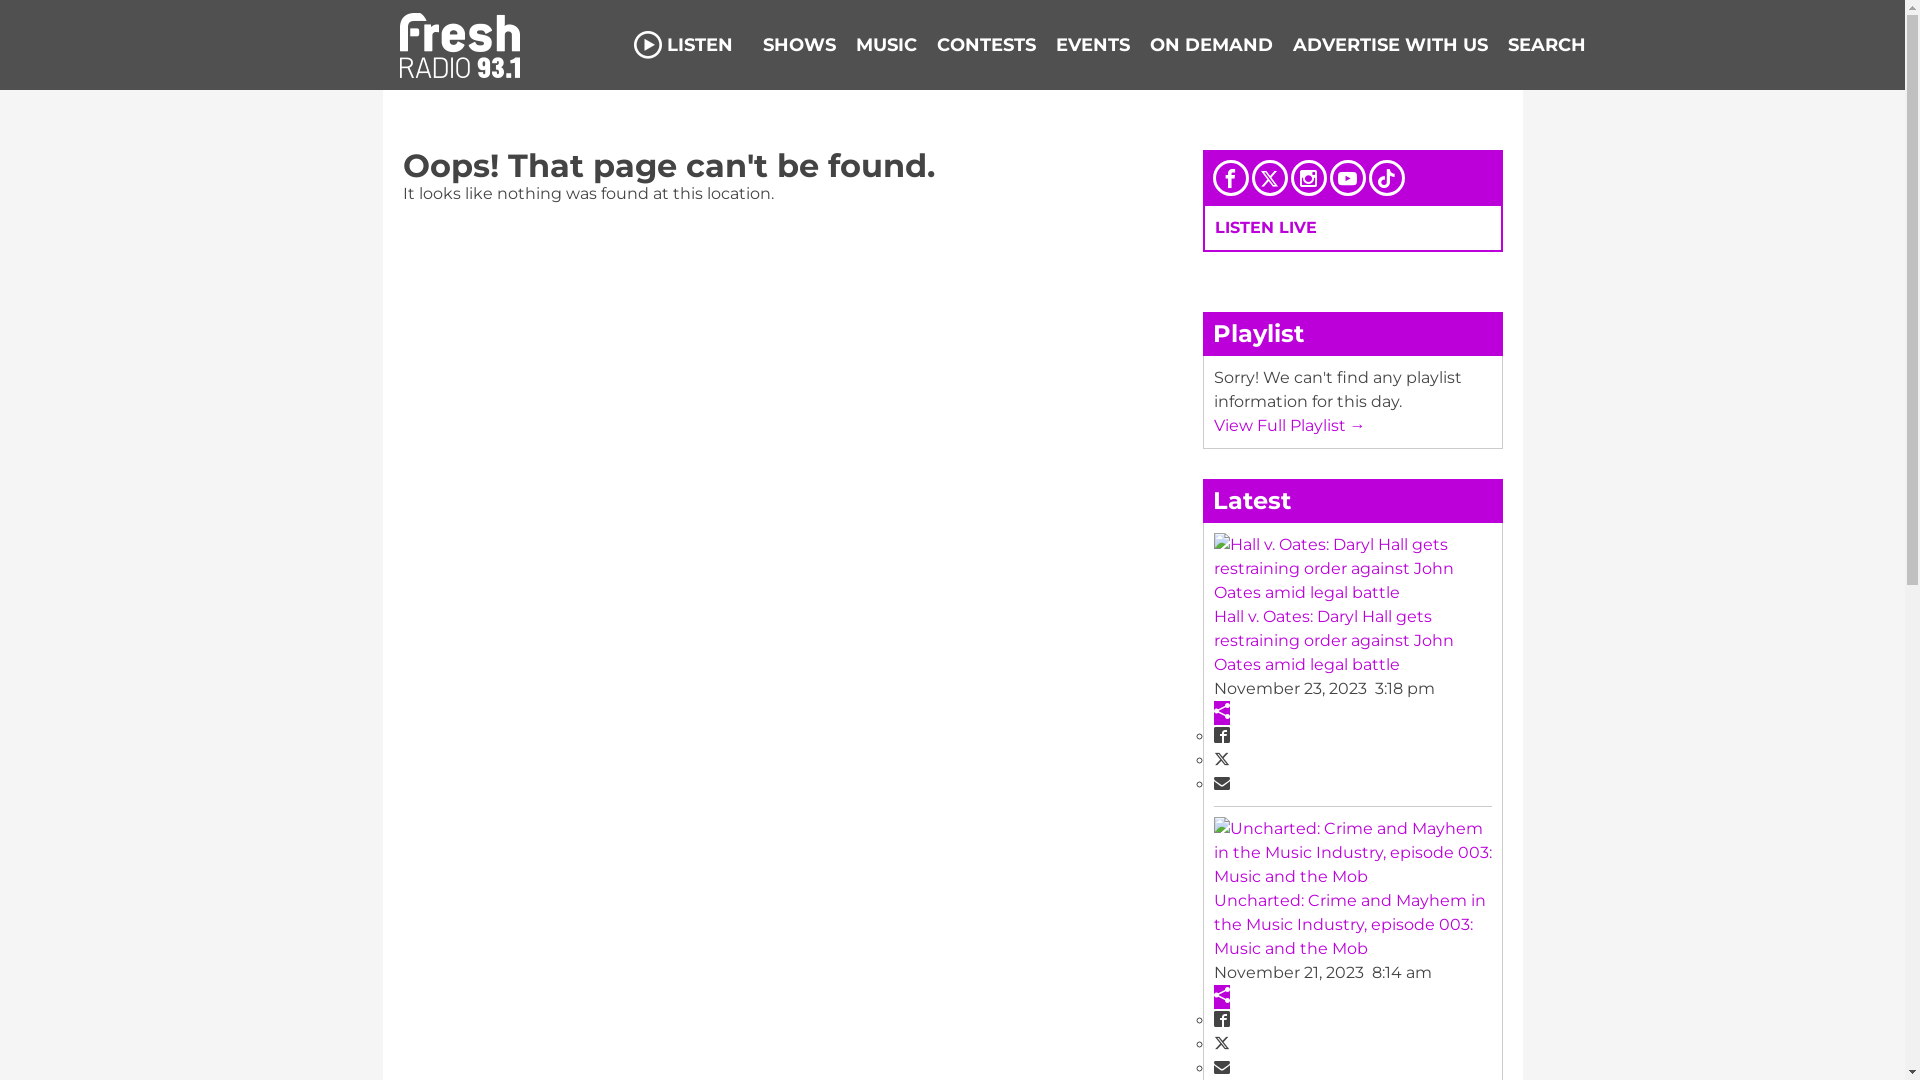  Describe the element at coordinates (885, 45) in the screenshot. I see `'MUSIC'` at that location.